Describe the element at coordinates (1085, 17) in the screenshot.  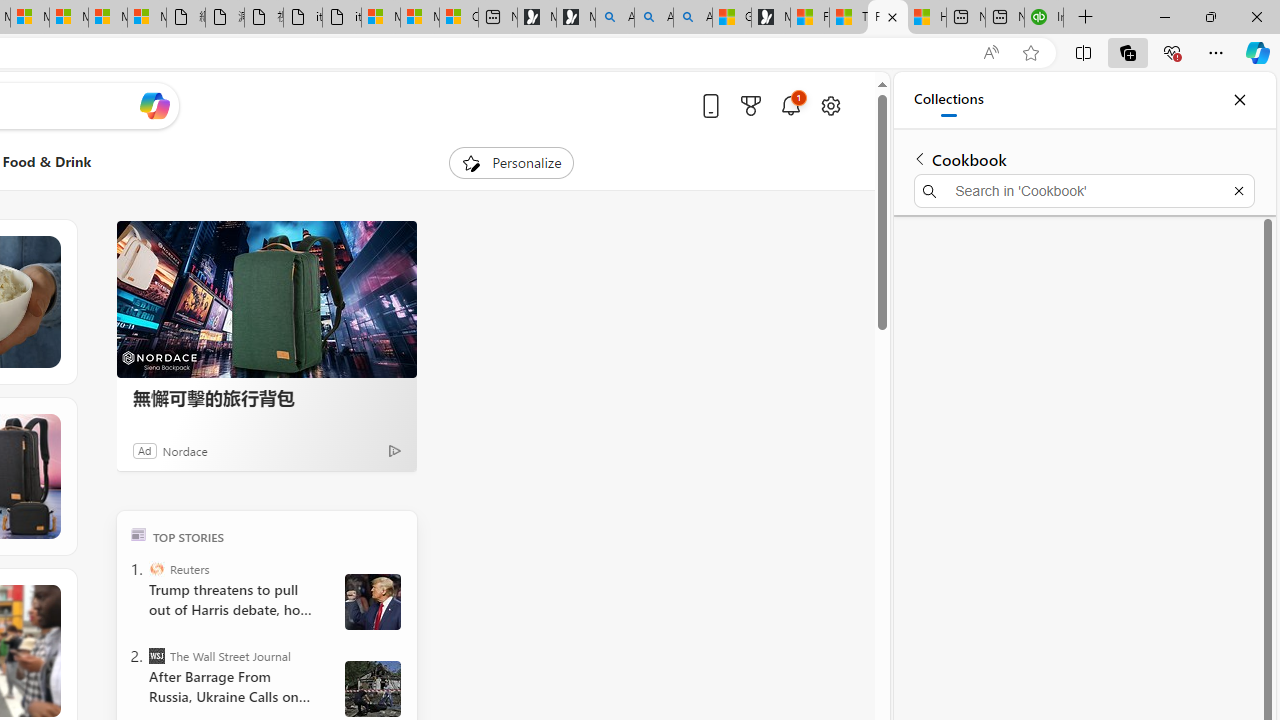
I see `'New Tab'` at that location.